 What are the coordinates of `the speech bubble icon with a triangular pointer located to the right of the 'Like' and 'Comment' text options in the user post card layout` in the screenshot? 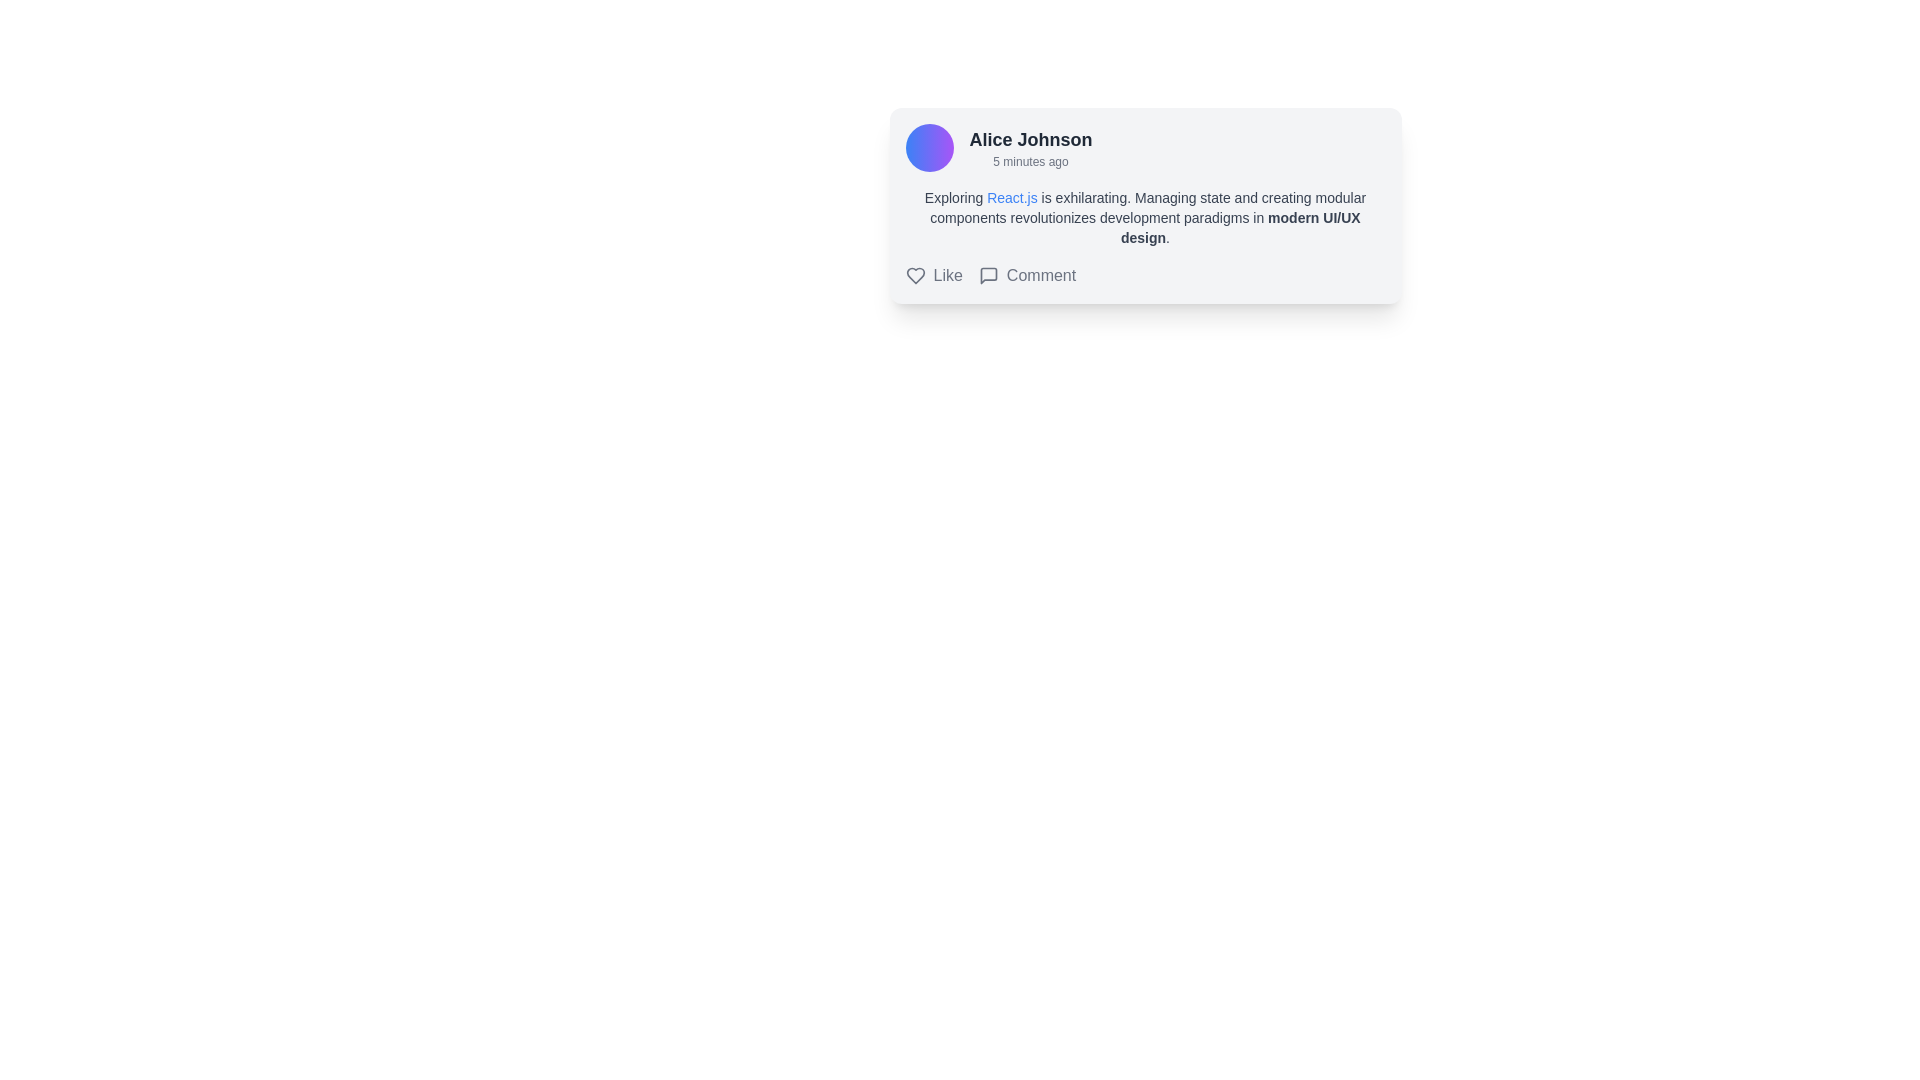 It's located at (988, 276).